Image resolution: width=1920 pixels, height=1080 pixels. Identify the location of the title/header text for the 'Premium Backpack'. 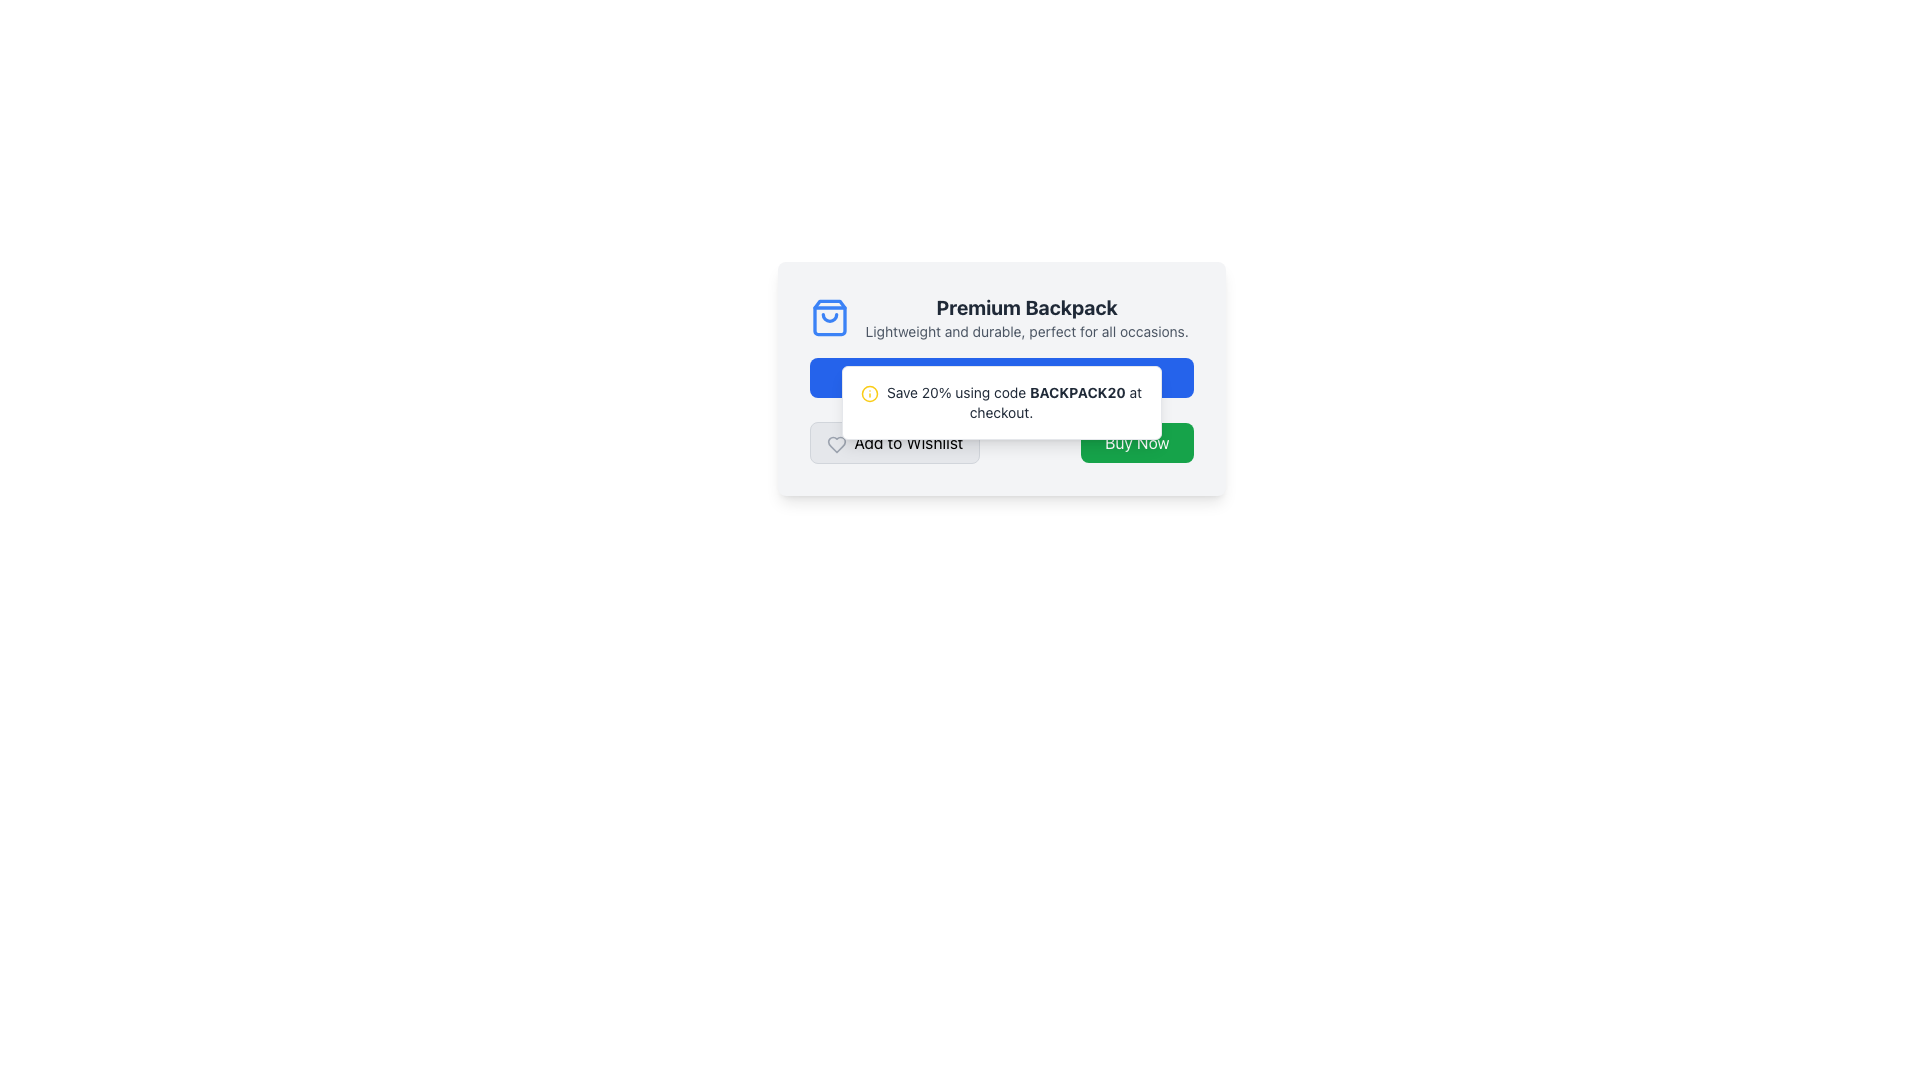
(1027, 308).